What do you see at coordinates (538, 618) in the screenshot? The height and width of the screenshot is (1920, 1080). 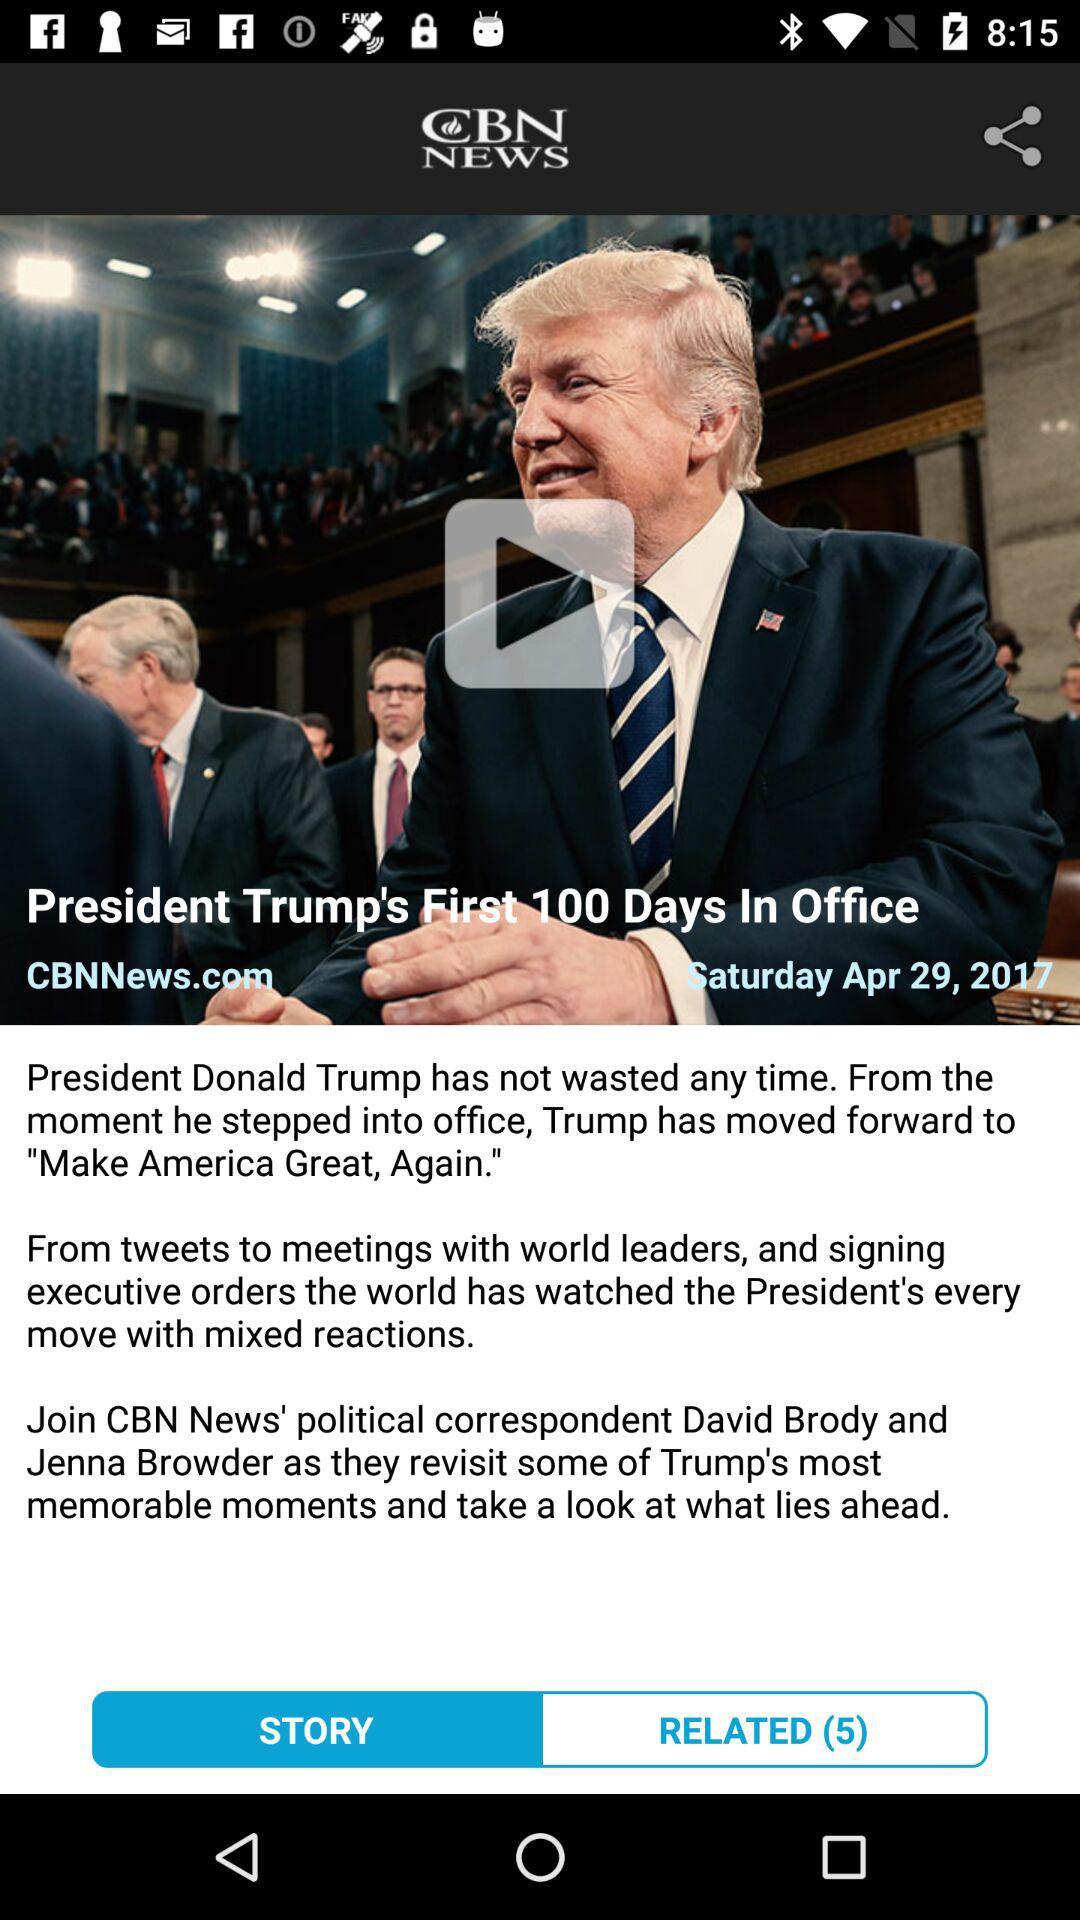 I see `the play icon` at bounding box center [538, 618].